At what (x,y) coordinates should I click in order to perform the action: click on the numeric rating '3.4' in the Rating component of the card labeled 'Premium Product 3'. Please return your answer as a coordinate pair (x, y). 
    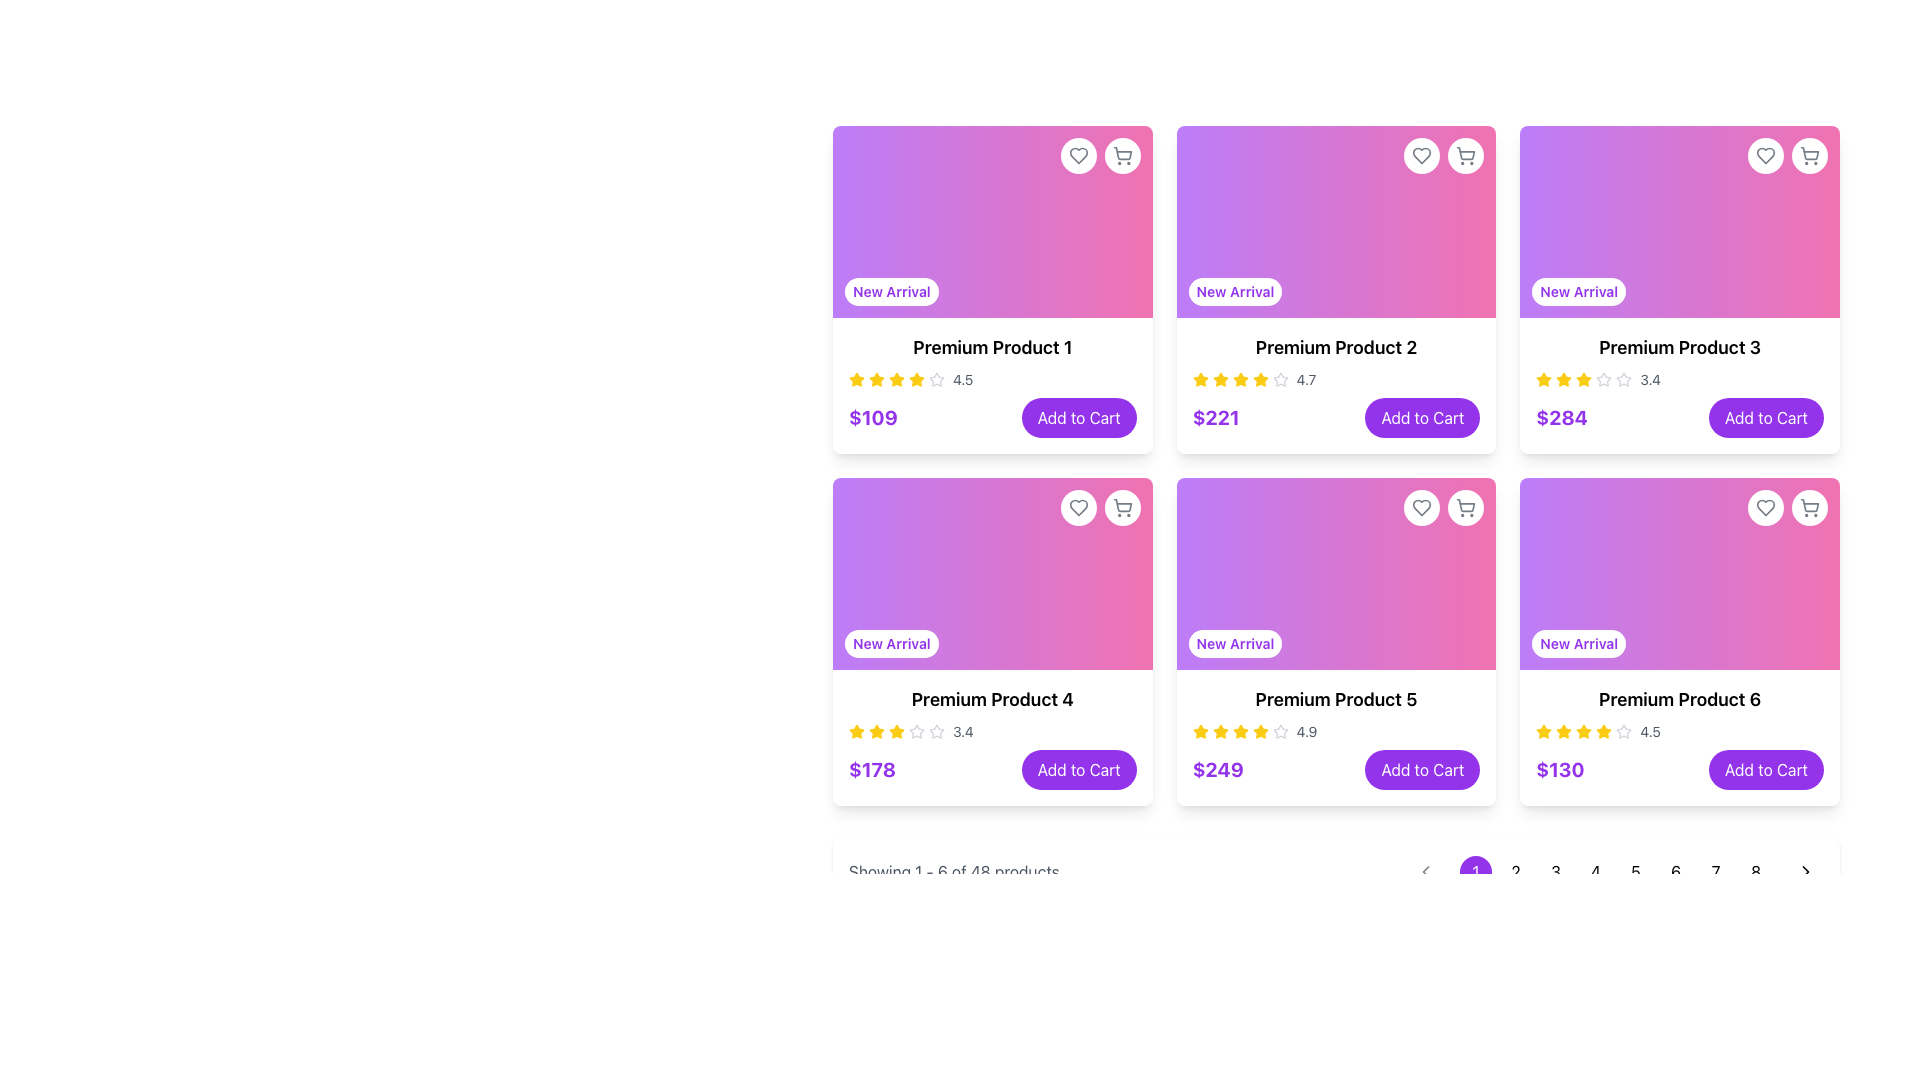
    Looking at the image, I should click on (1680, 380).